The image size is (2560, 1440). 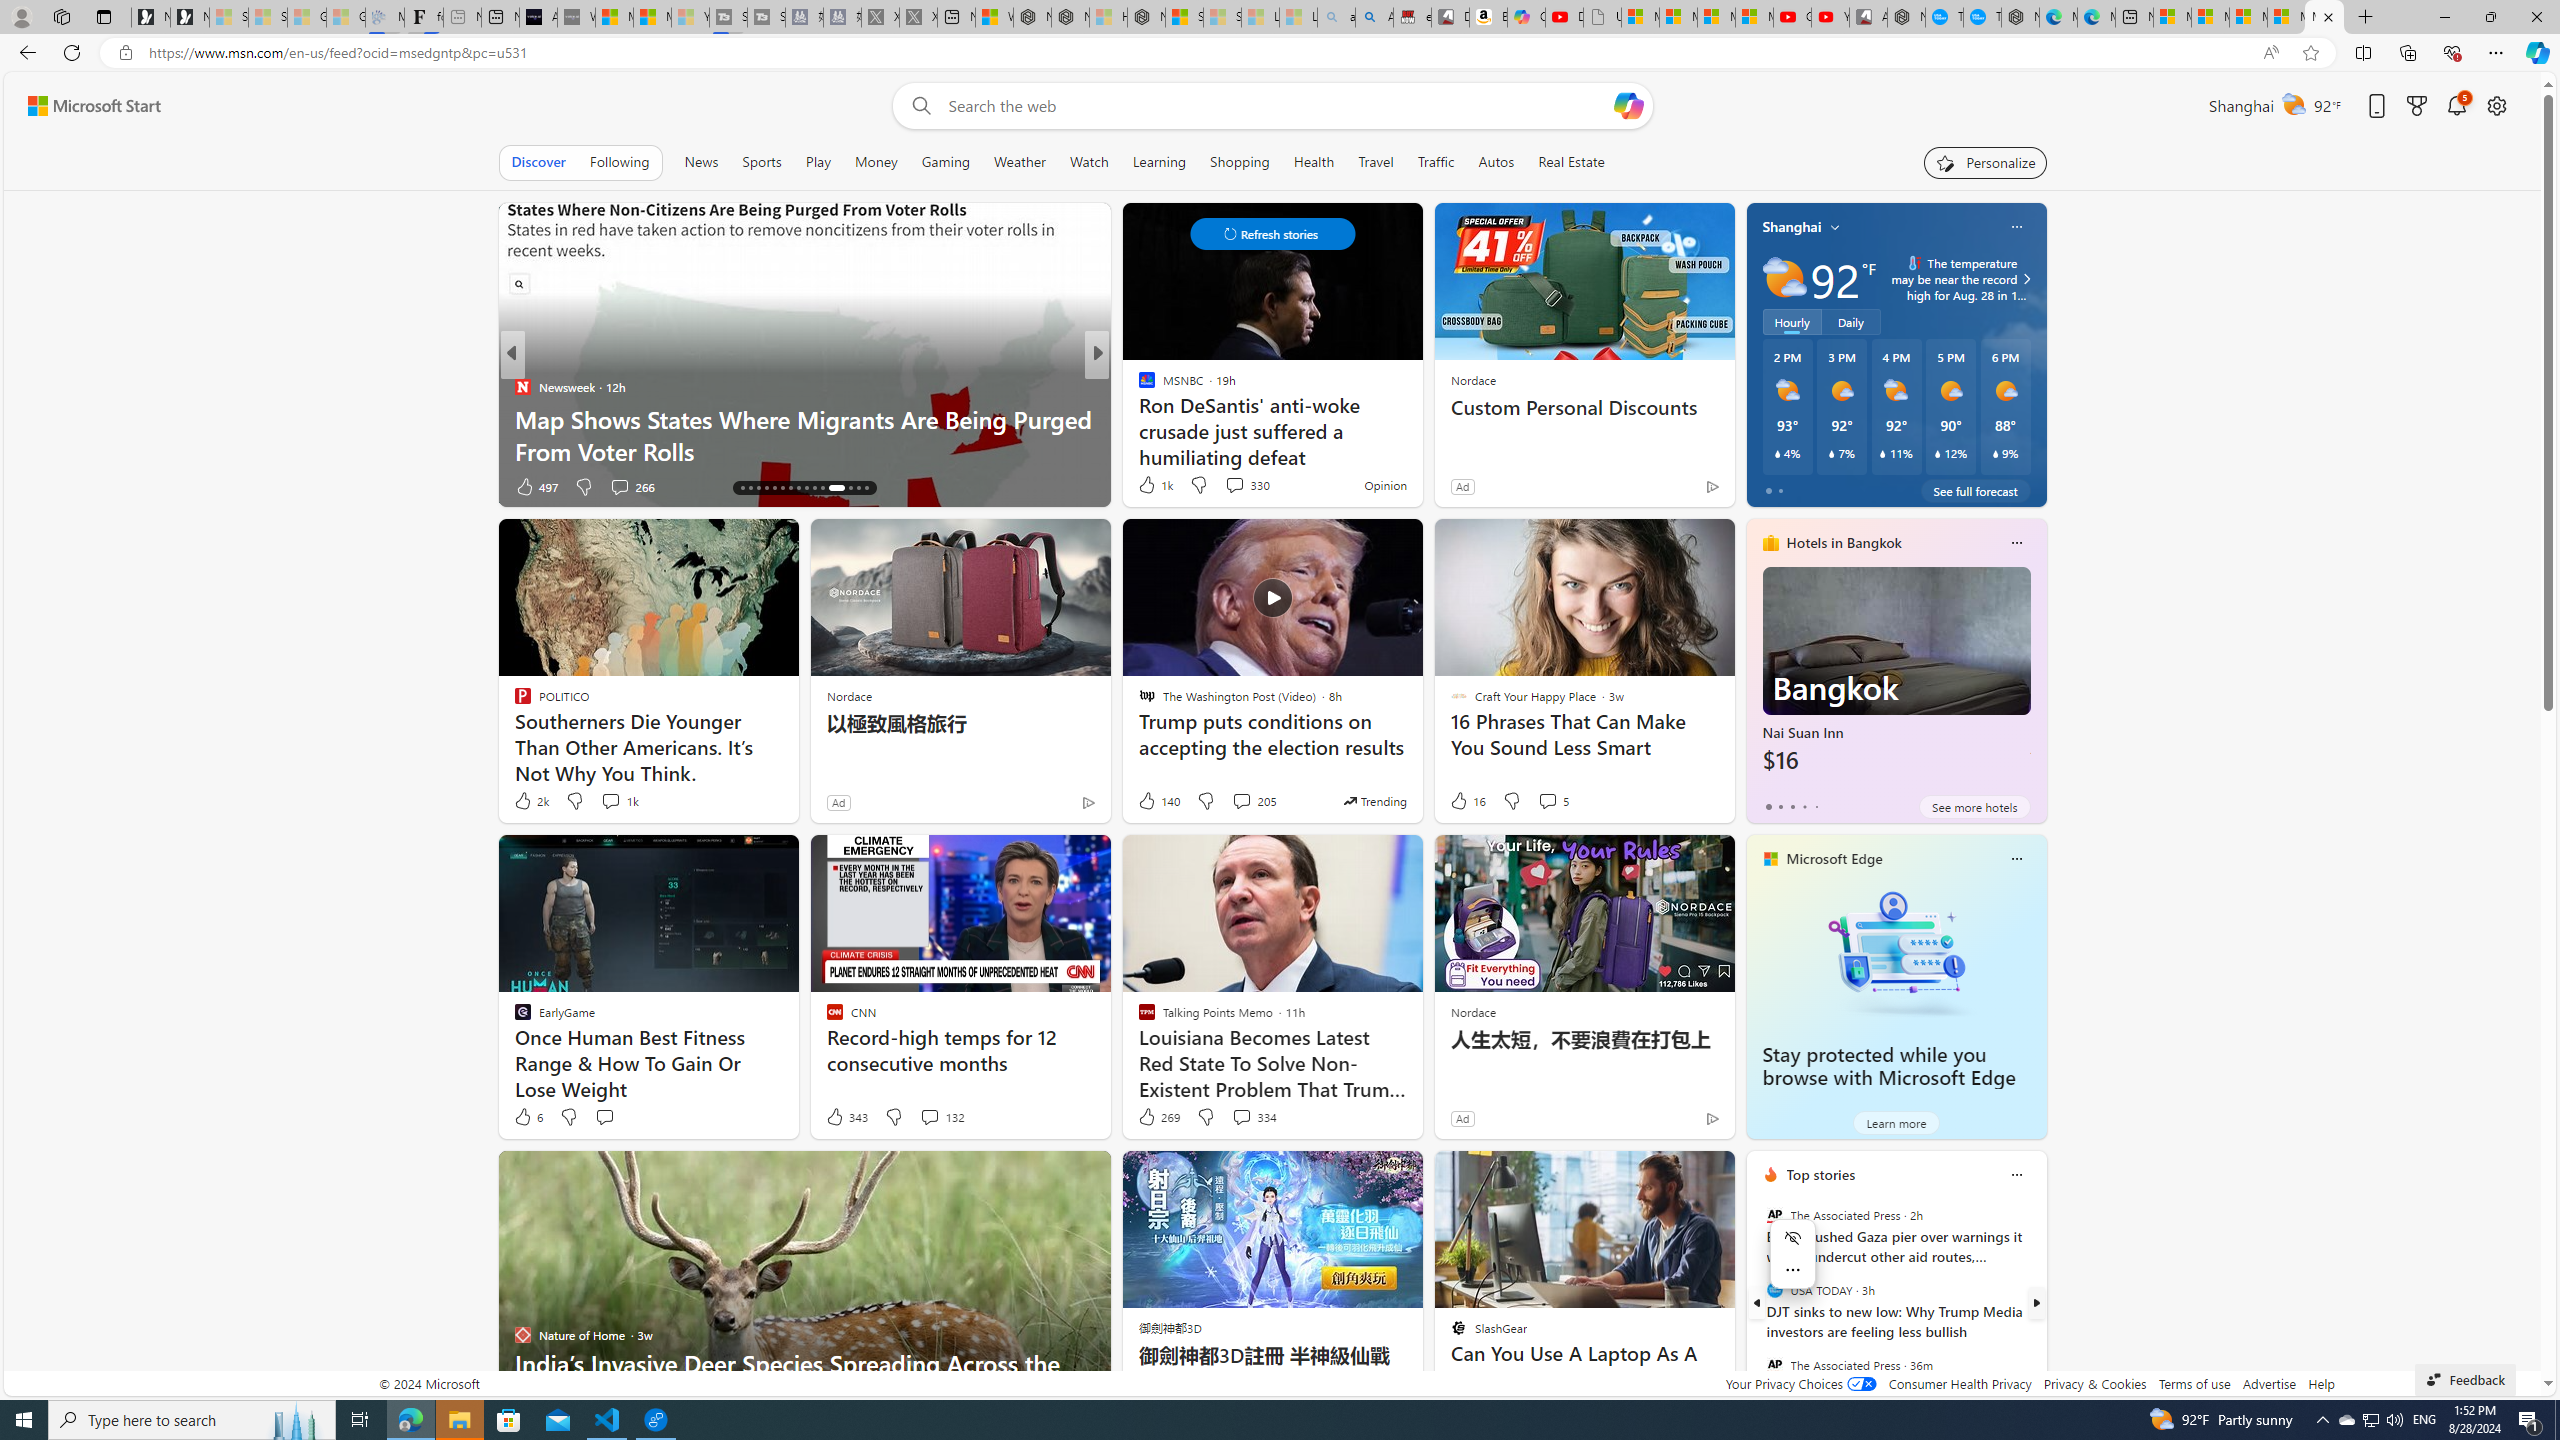 What do you see at coordinates (1791, 225) in the screenshot?
I see `'Shanghai'` at bounding box center [1791, 225].